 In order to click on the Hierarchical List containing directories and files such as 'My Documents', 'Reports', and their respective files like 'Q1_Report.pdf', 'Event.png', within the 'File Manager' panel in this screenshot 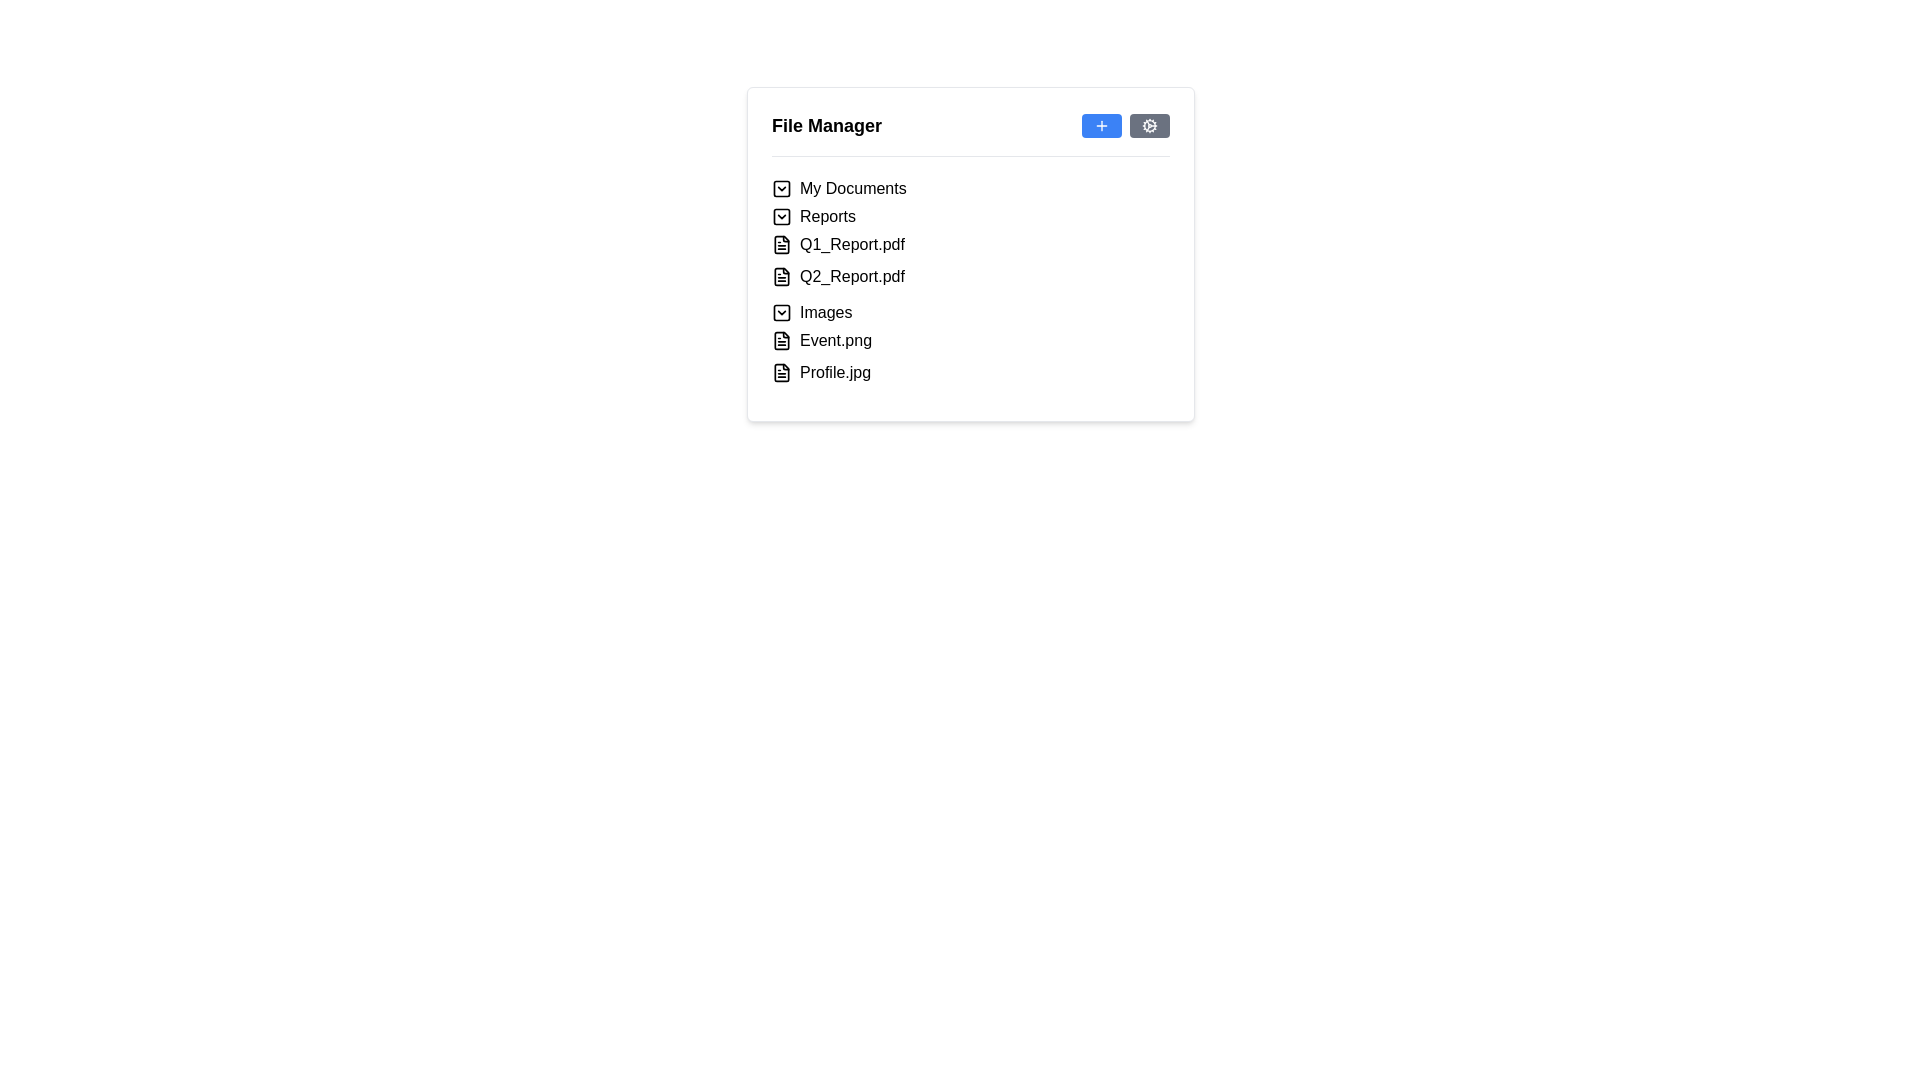, I will do `click(970, 285)`.